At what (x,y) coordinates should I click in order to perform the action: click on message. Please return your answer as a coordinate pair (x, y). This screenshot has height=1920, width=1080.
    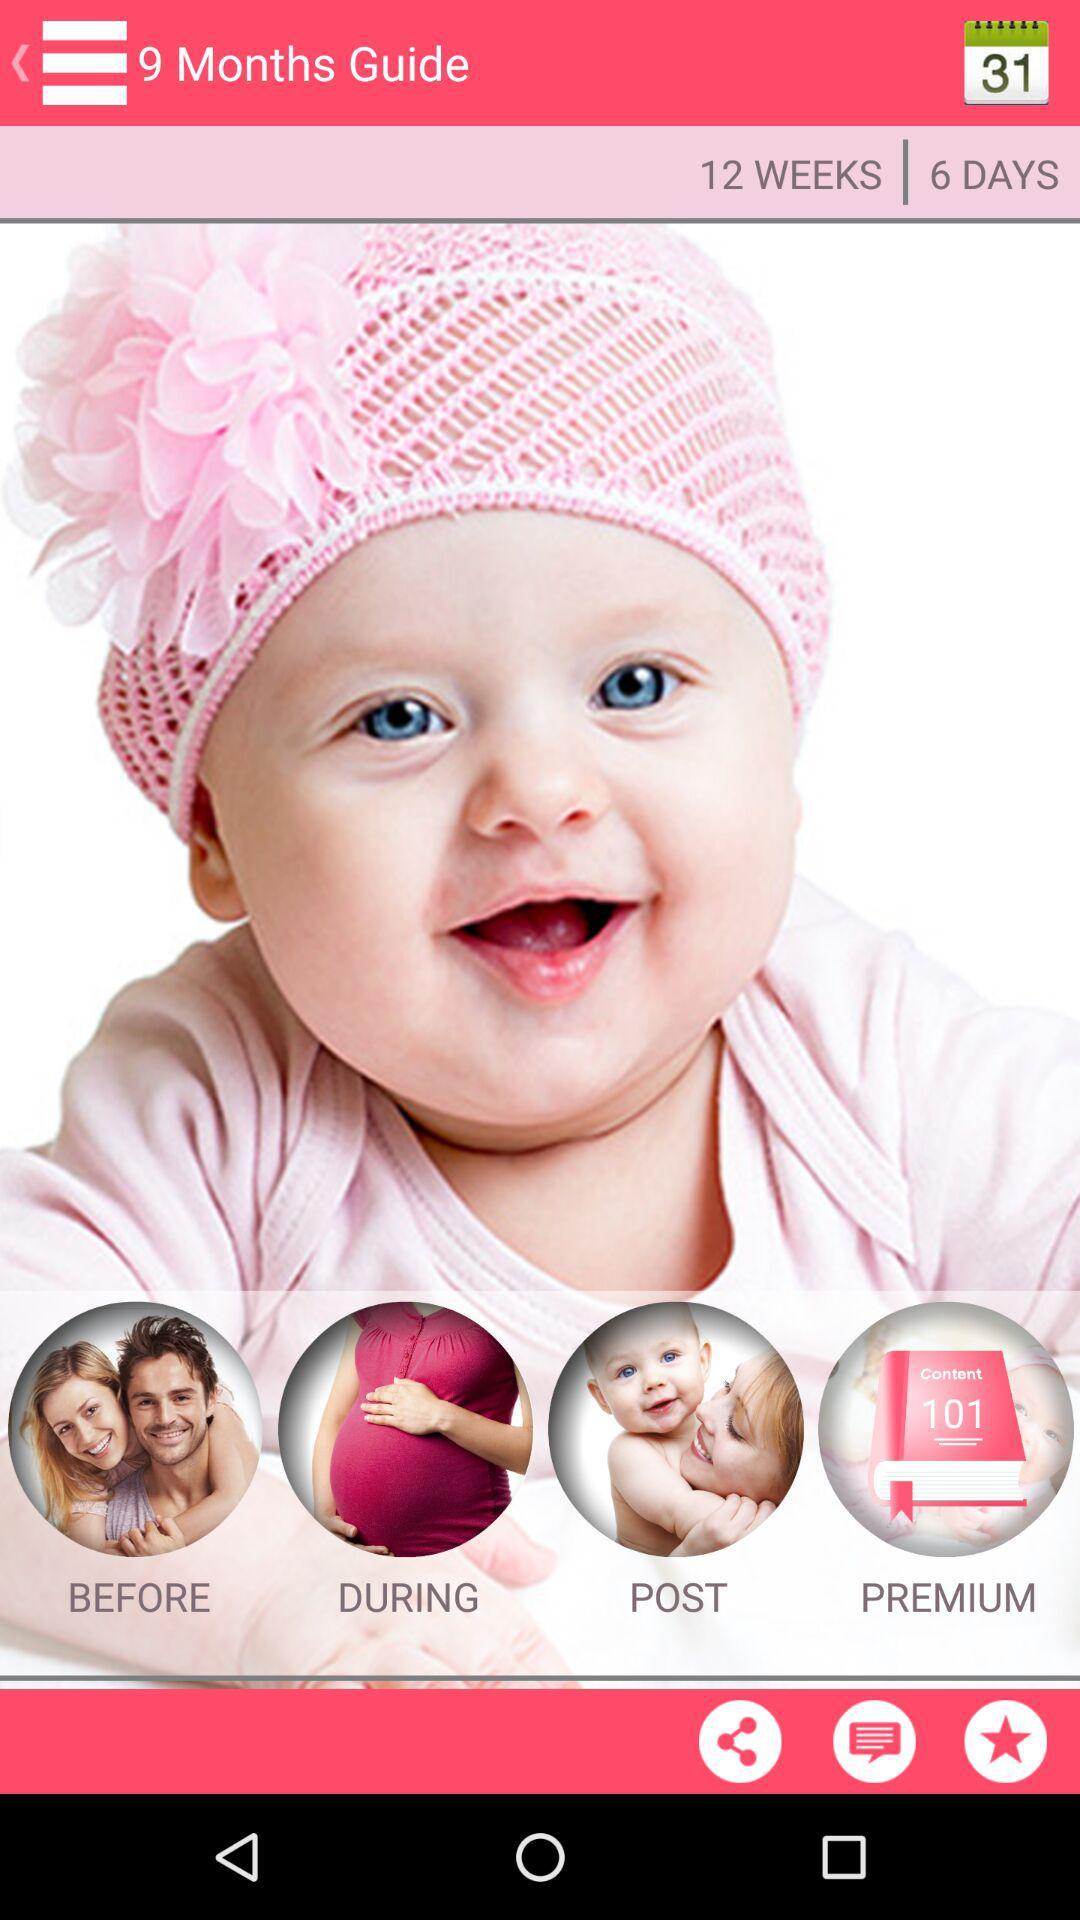
    Looking at the image, I should click on (873, 1740).